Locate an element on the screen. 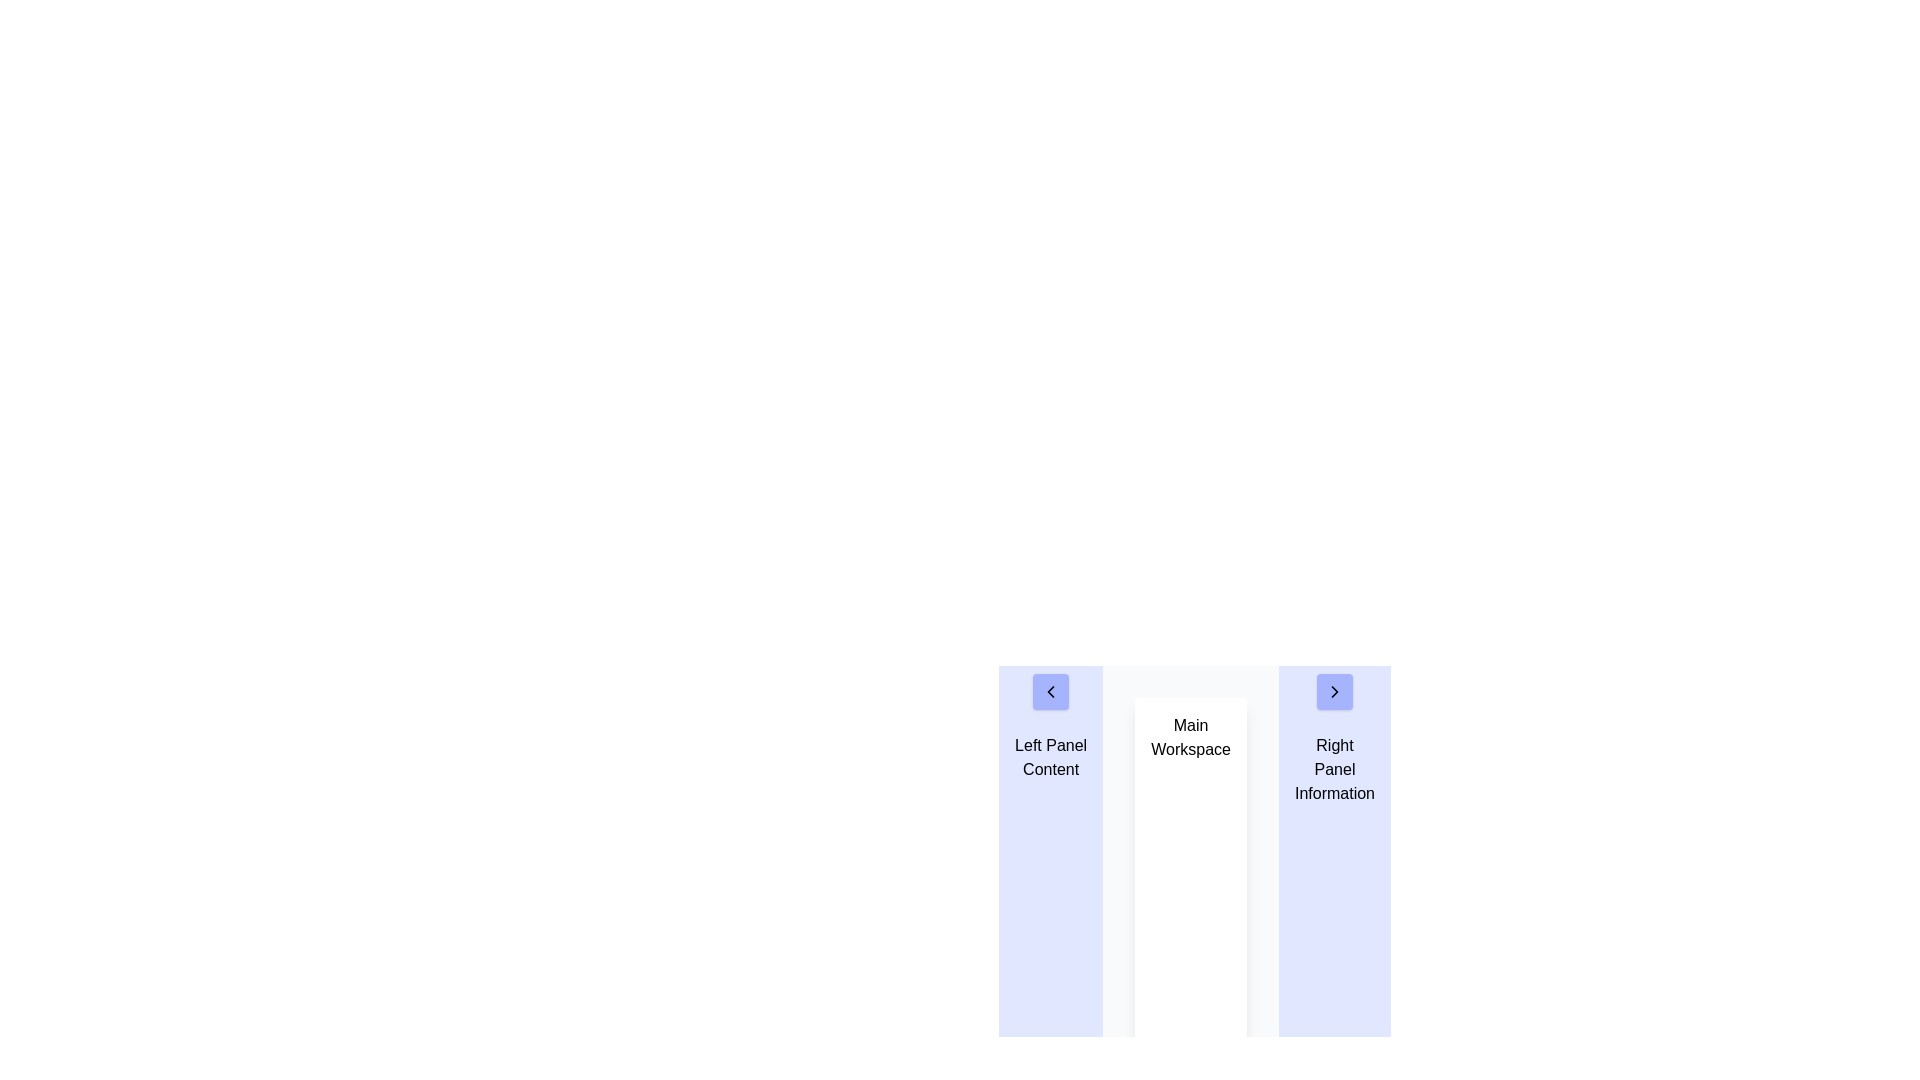 The image size is (1920, 1080). the rounded rectangular button with a light indigo background and a right-pointing chevron icon located in the 'Right Panel Information' is located at coordinates (1334, 690).